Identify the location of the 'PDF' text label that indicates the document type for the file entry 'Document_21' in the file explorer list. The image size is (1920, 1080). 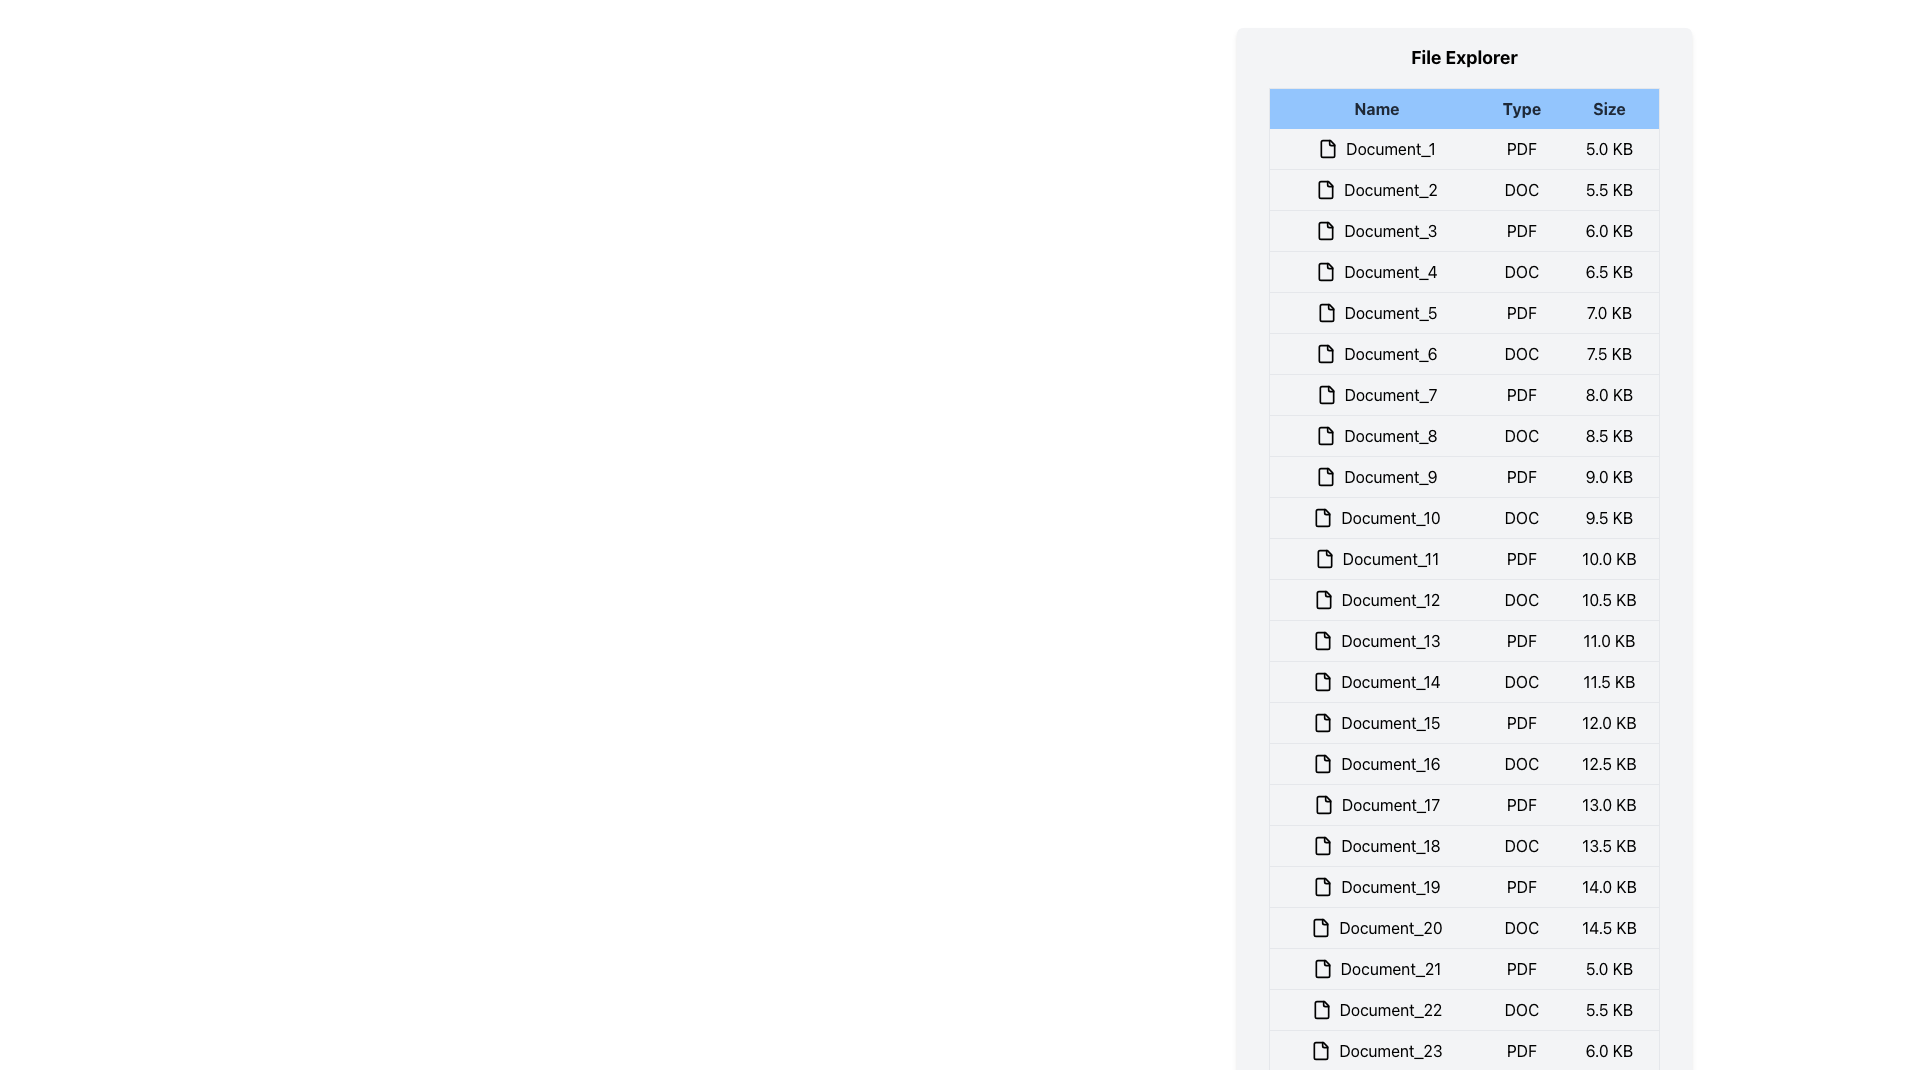
(1520, 967).